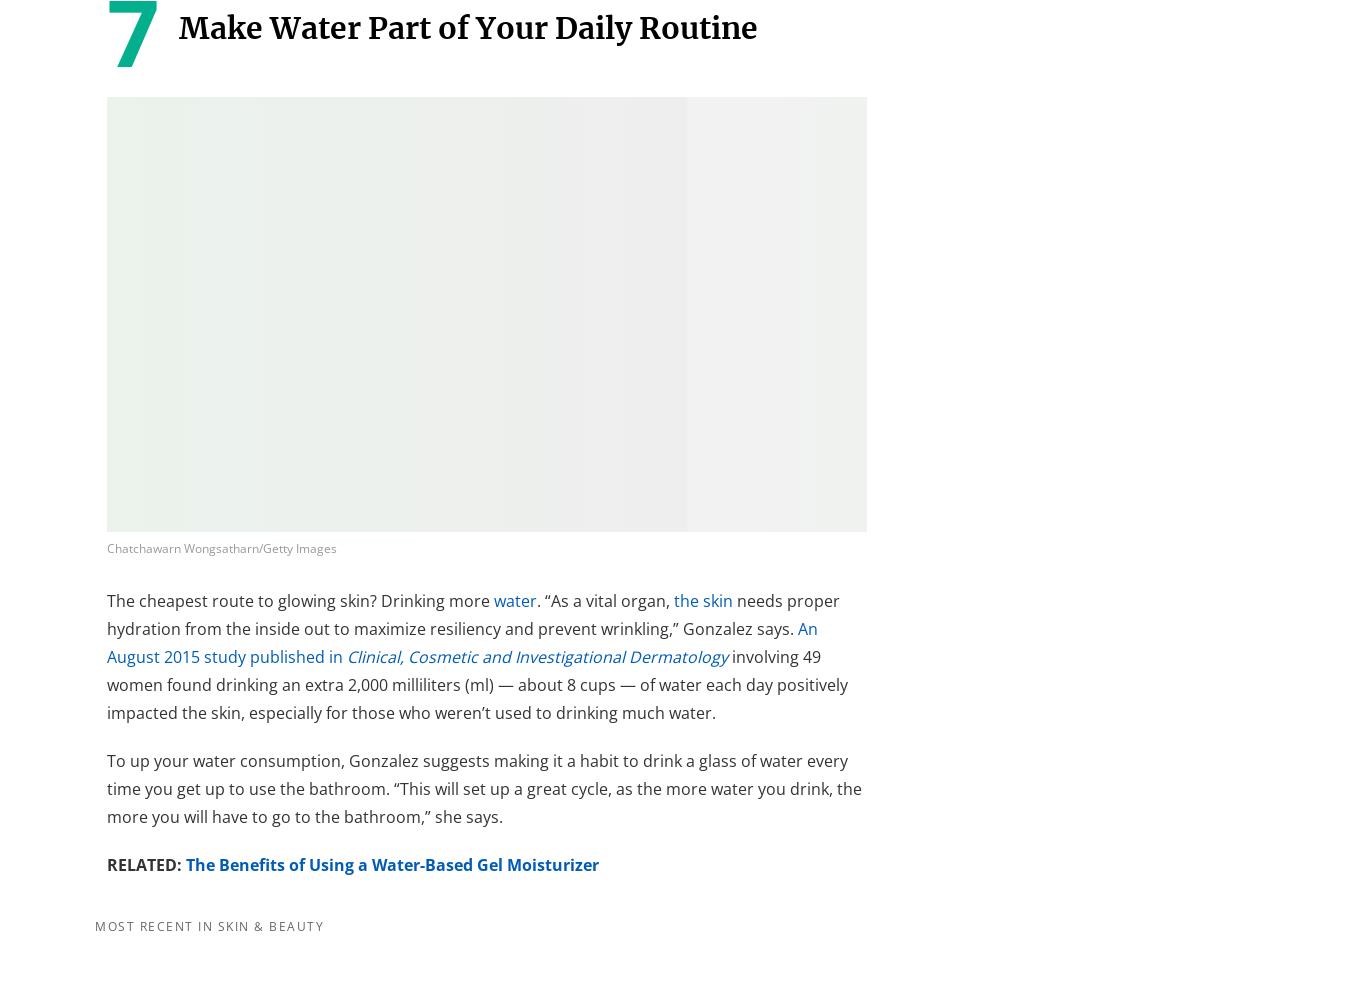  I want to click on 'Clinical, Cosmetic and Investigational Dermatology', so click(537, 656).